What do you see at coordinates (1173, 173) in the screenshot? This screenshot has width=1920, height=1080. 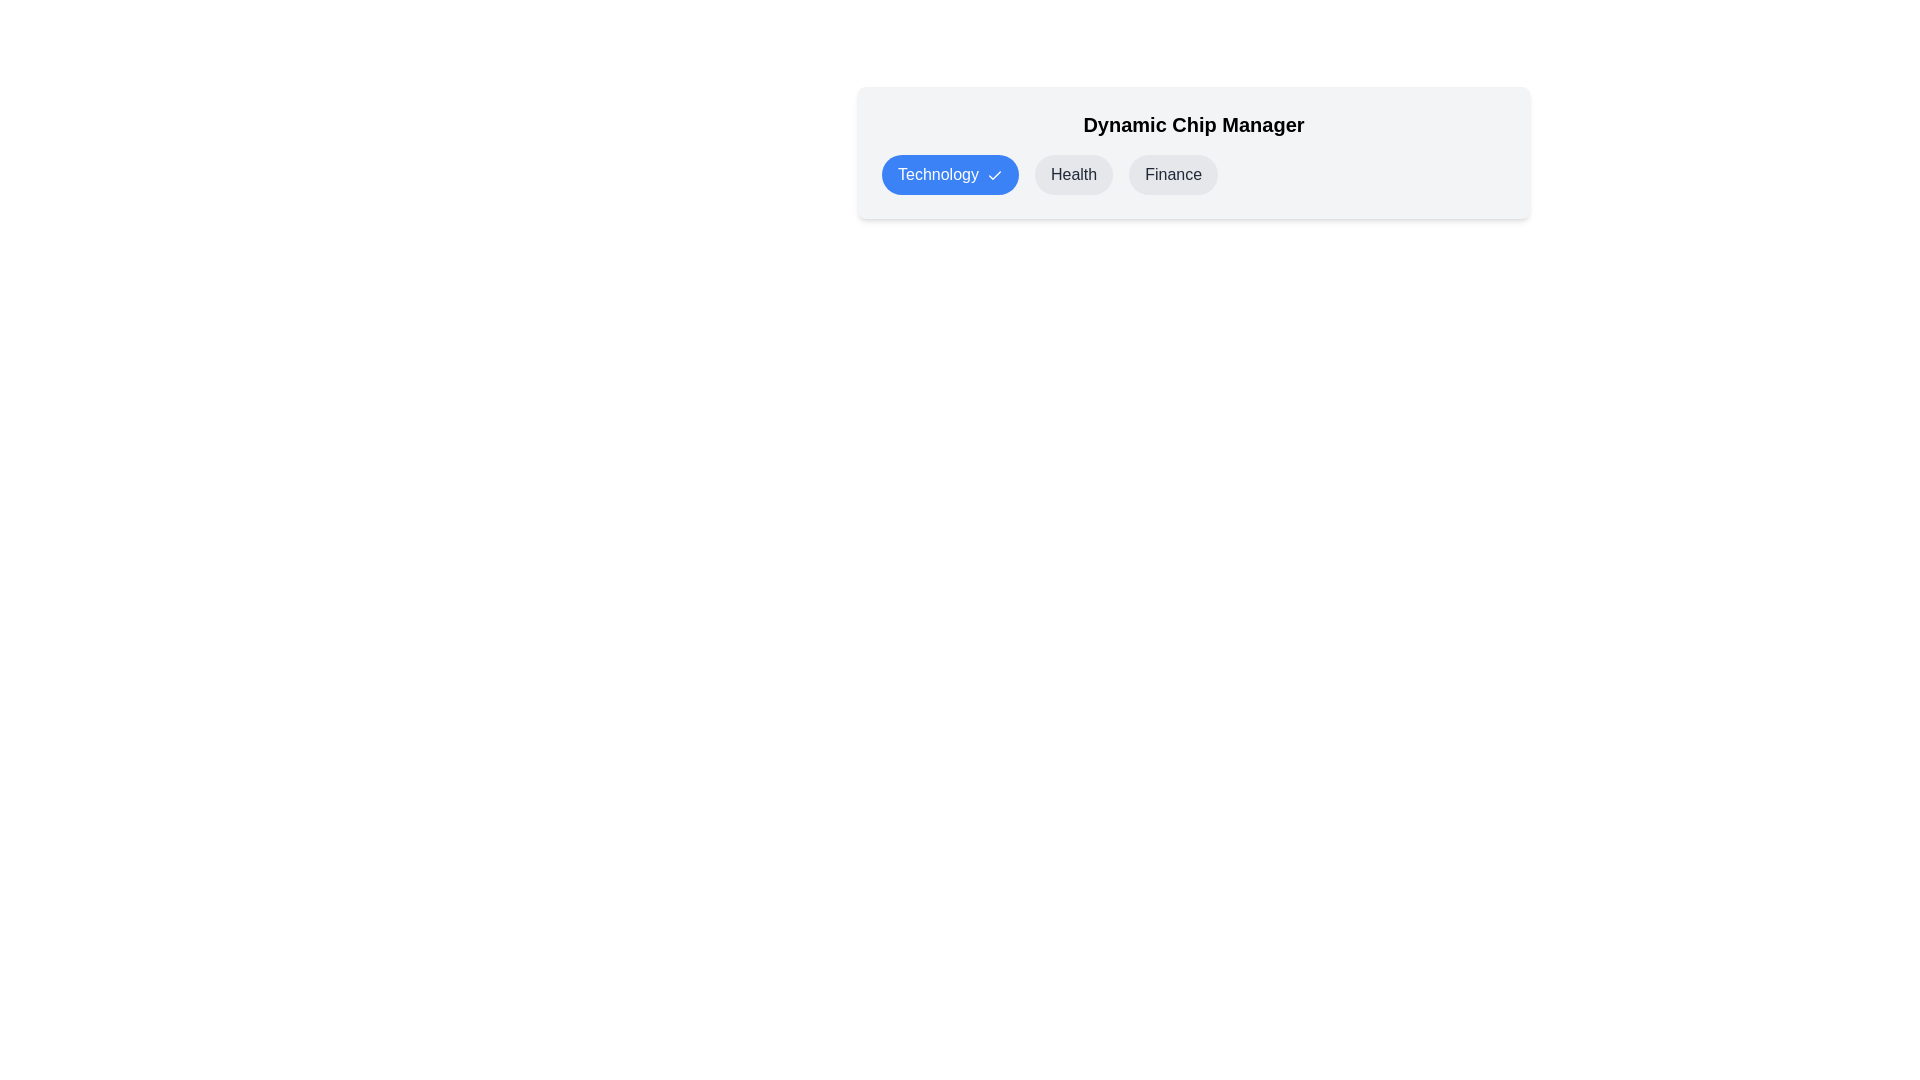 I see `the chip labeled Finance to toggle its state` at bounding box center [1173, 173].